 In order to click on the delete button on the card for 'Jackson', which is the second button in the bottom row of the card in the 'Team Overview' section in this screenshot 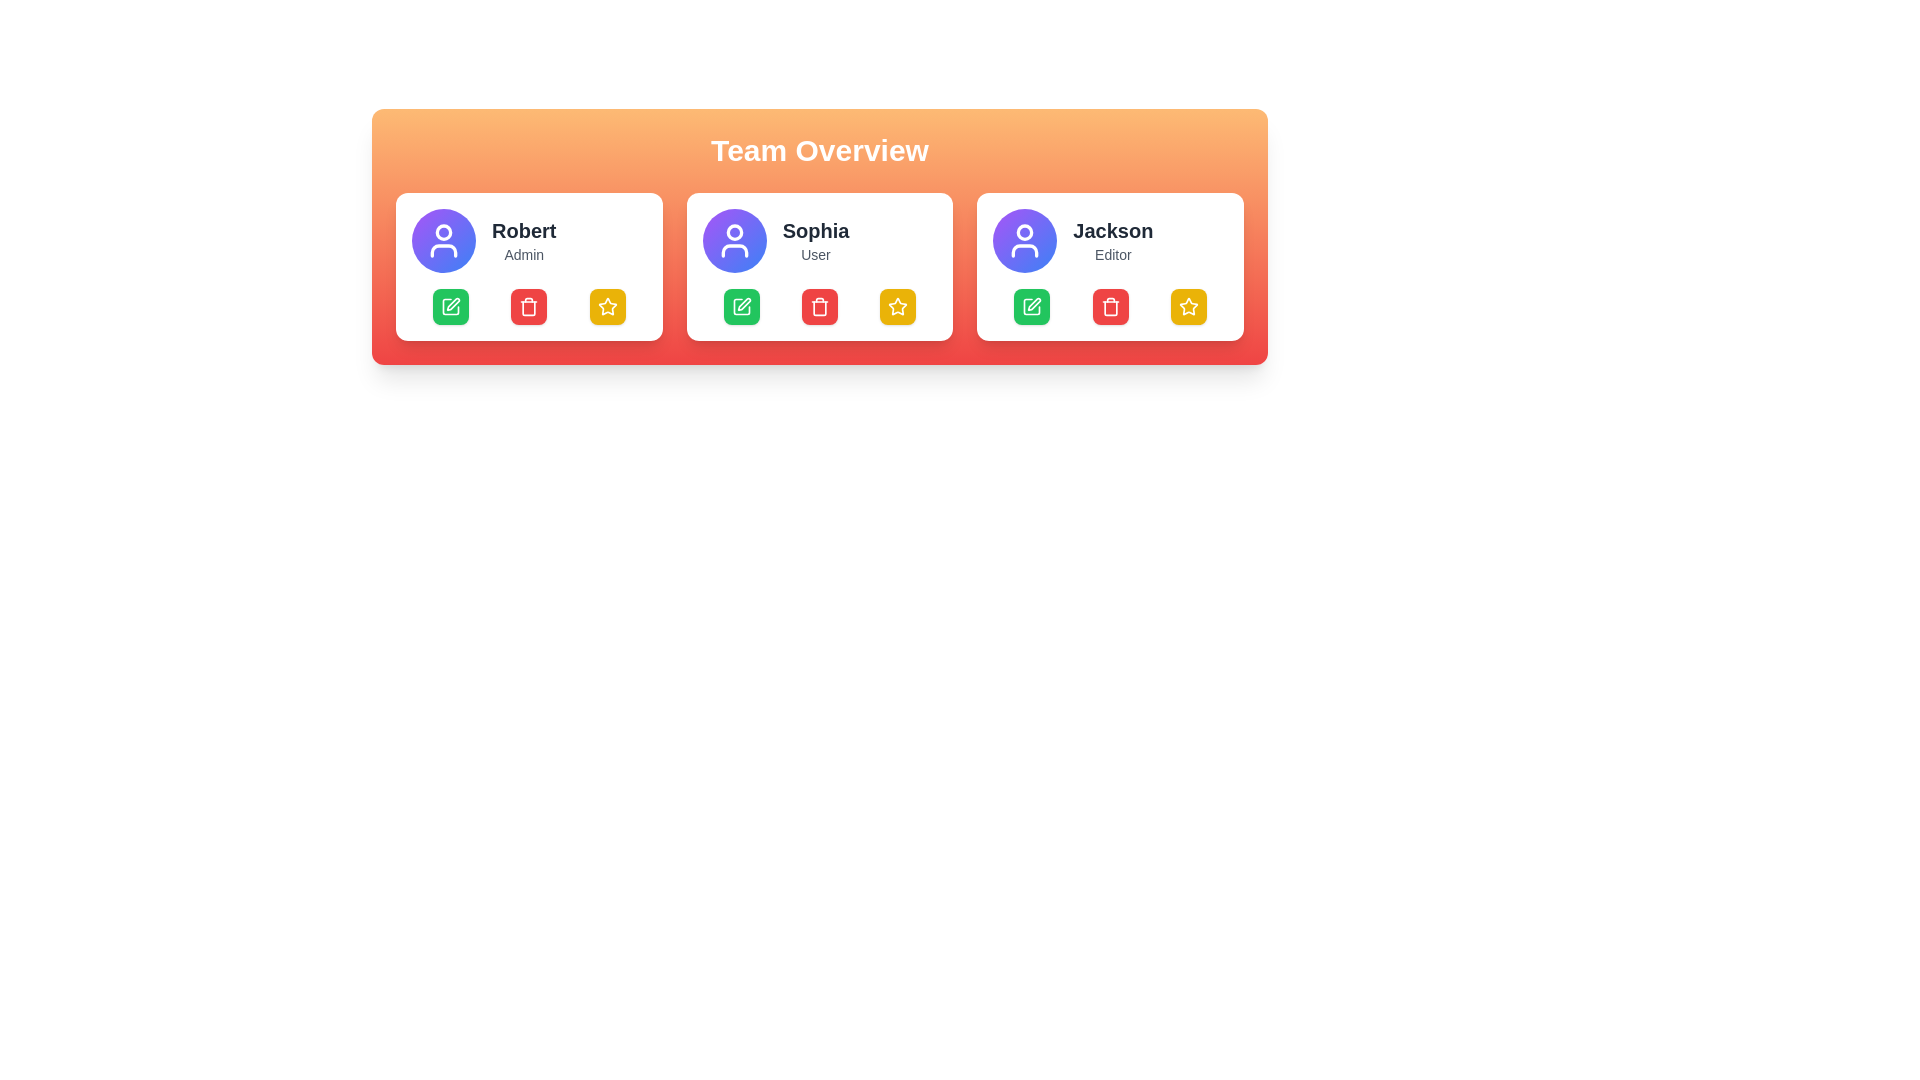, I will do `click(1109, 307)`.